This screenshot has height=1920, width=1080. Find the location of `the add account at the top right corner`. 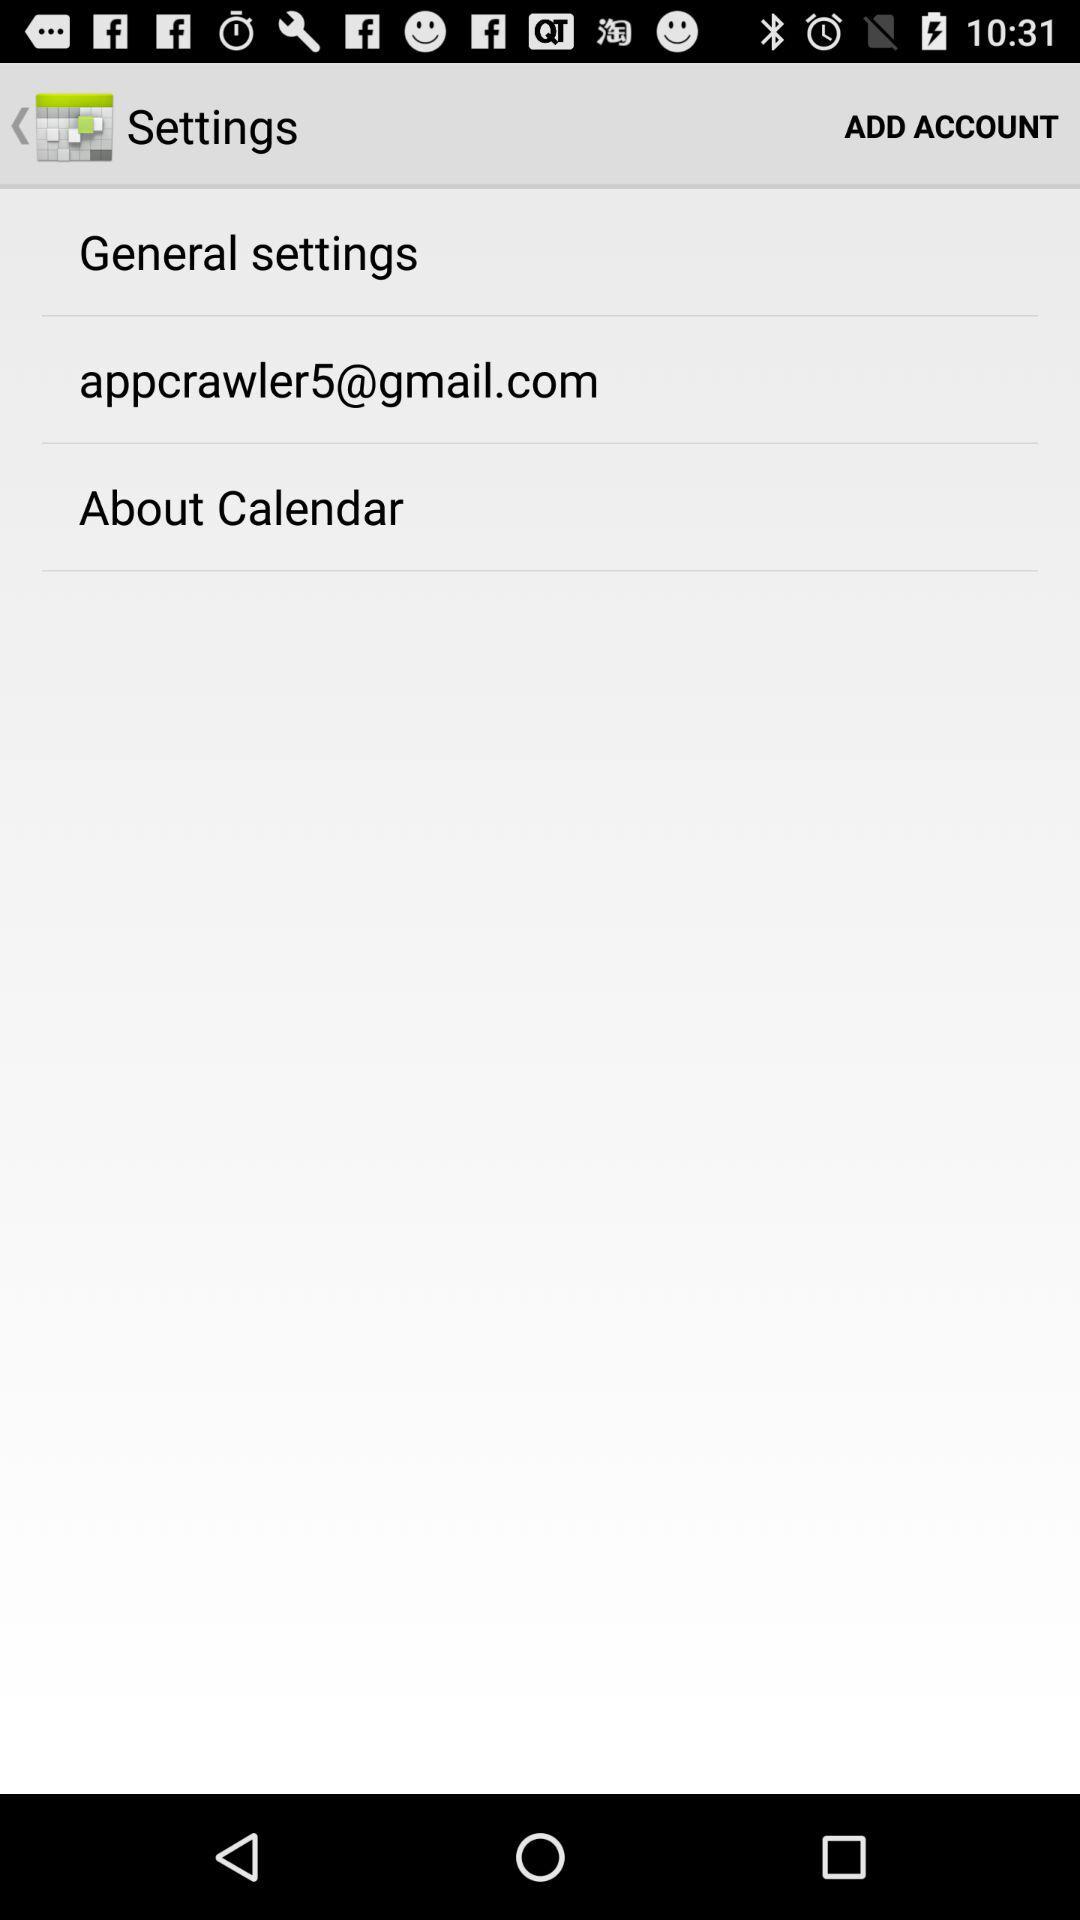

the add account at the top right corner is located at coordinates (950, 124).